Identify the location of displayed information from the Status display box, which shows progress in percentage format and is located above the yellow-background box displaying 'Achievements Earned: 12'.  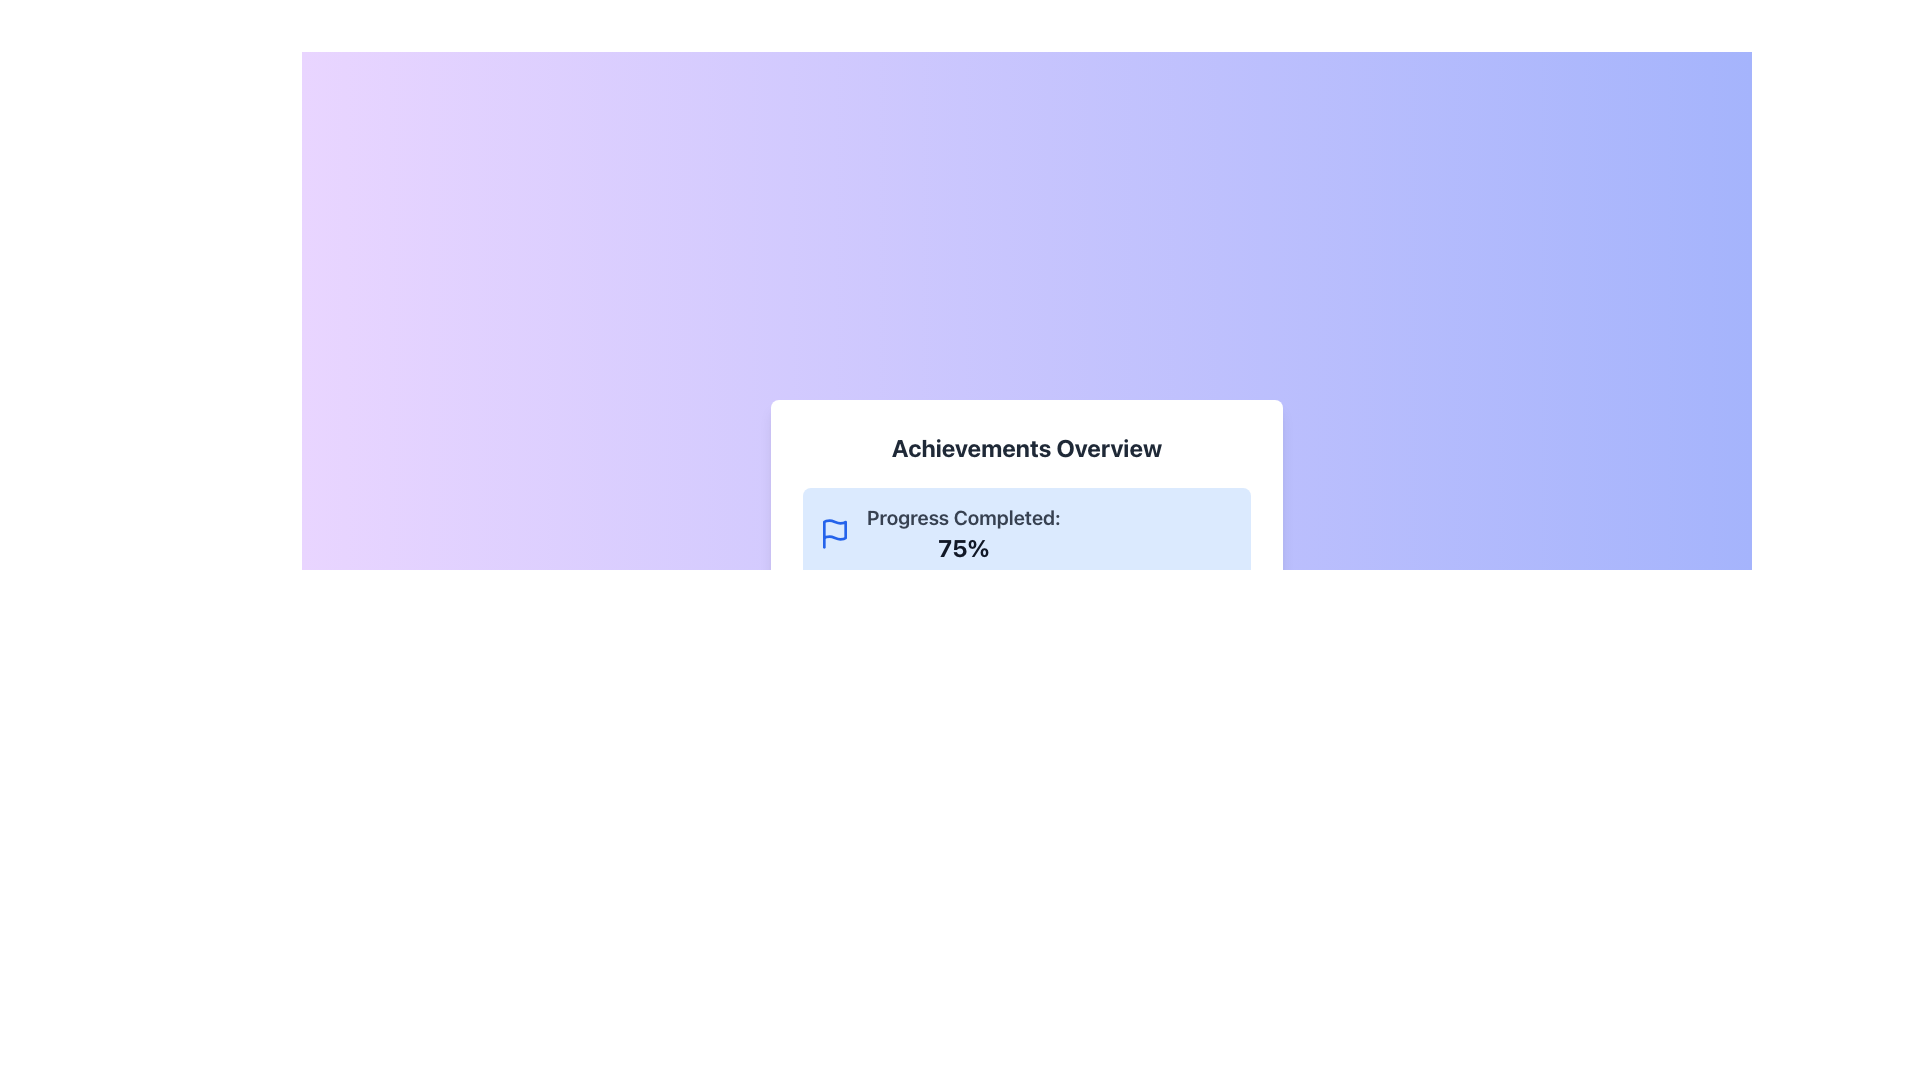
(1027, 532).